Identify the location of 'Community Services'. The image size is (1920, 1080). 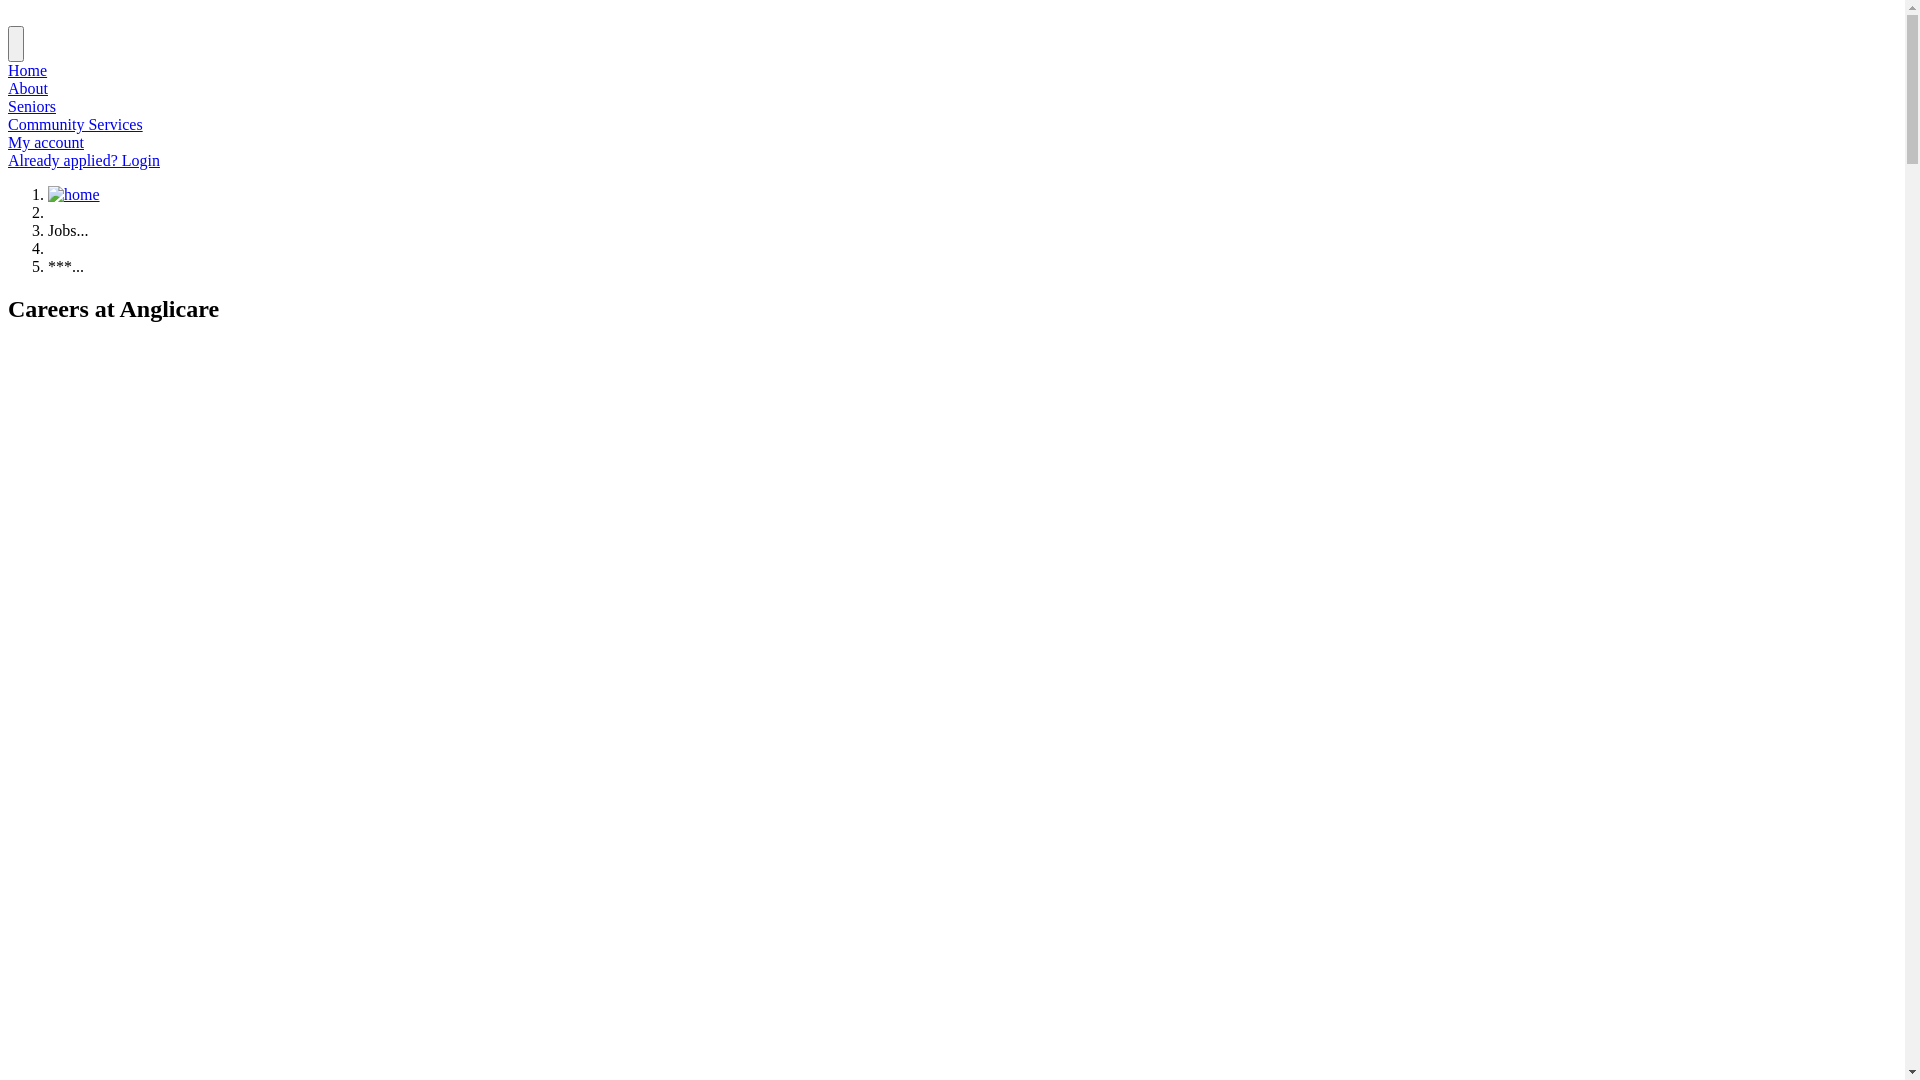
(8, 124).